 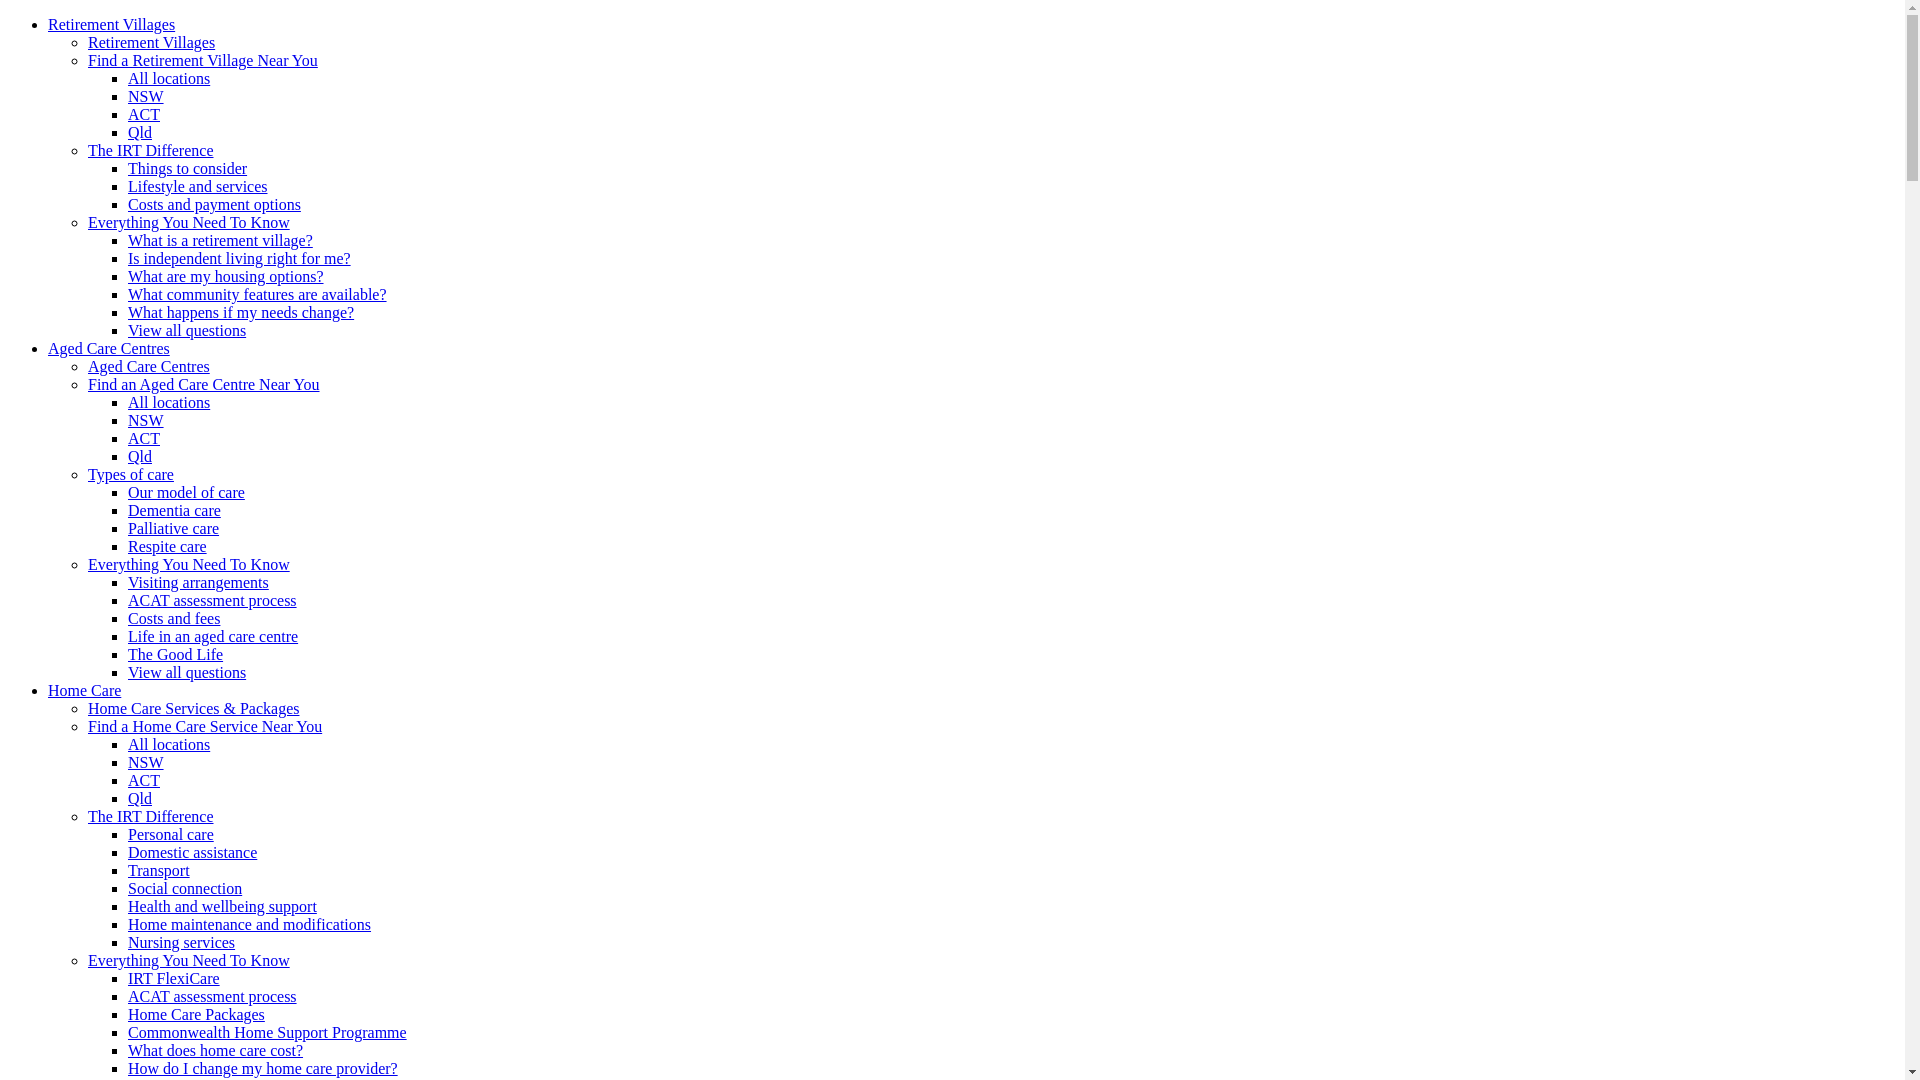 I want to click on 'Find an Aged Care Centre Near You', so click(x=203, y=384).